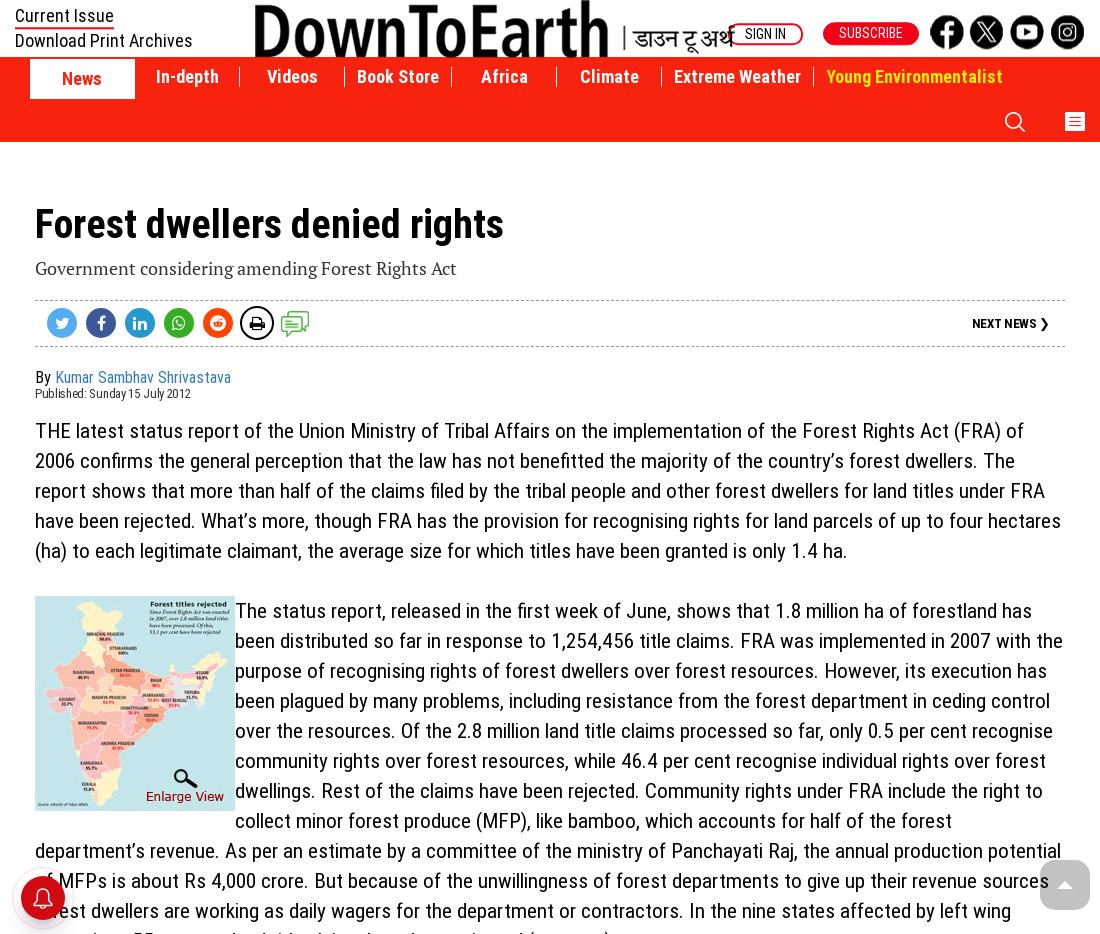  Describe the element at coordinates (245, 267) in the screenshot. I see `'Government considering amending Forest Rights Act'` at that location.